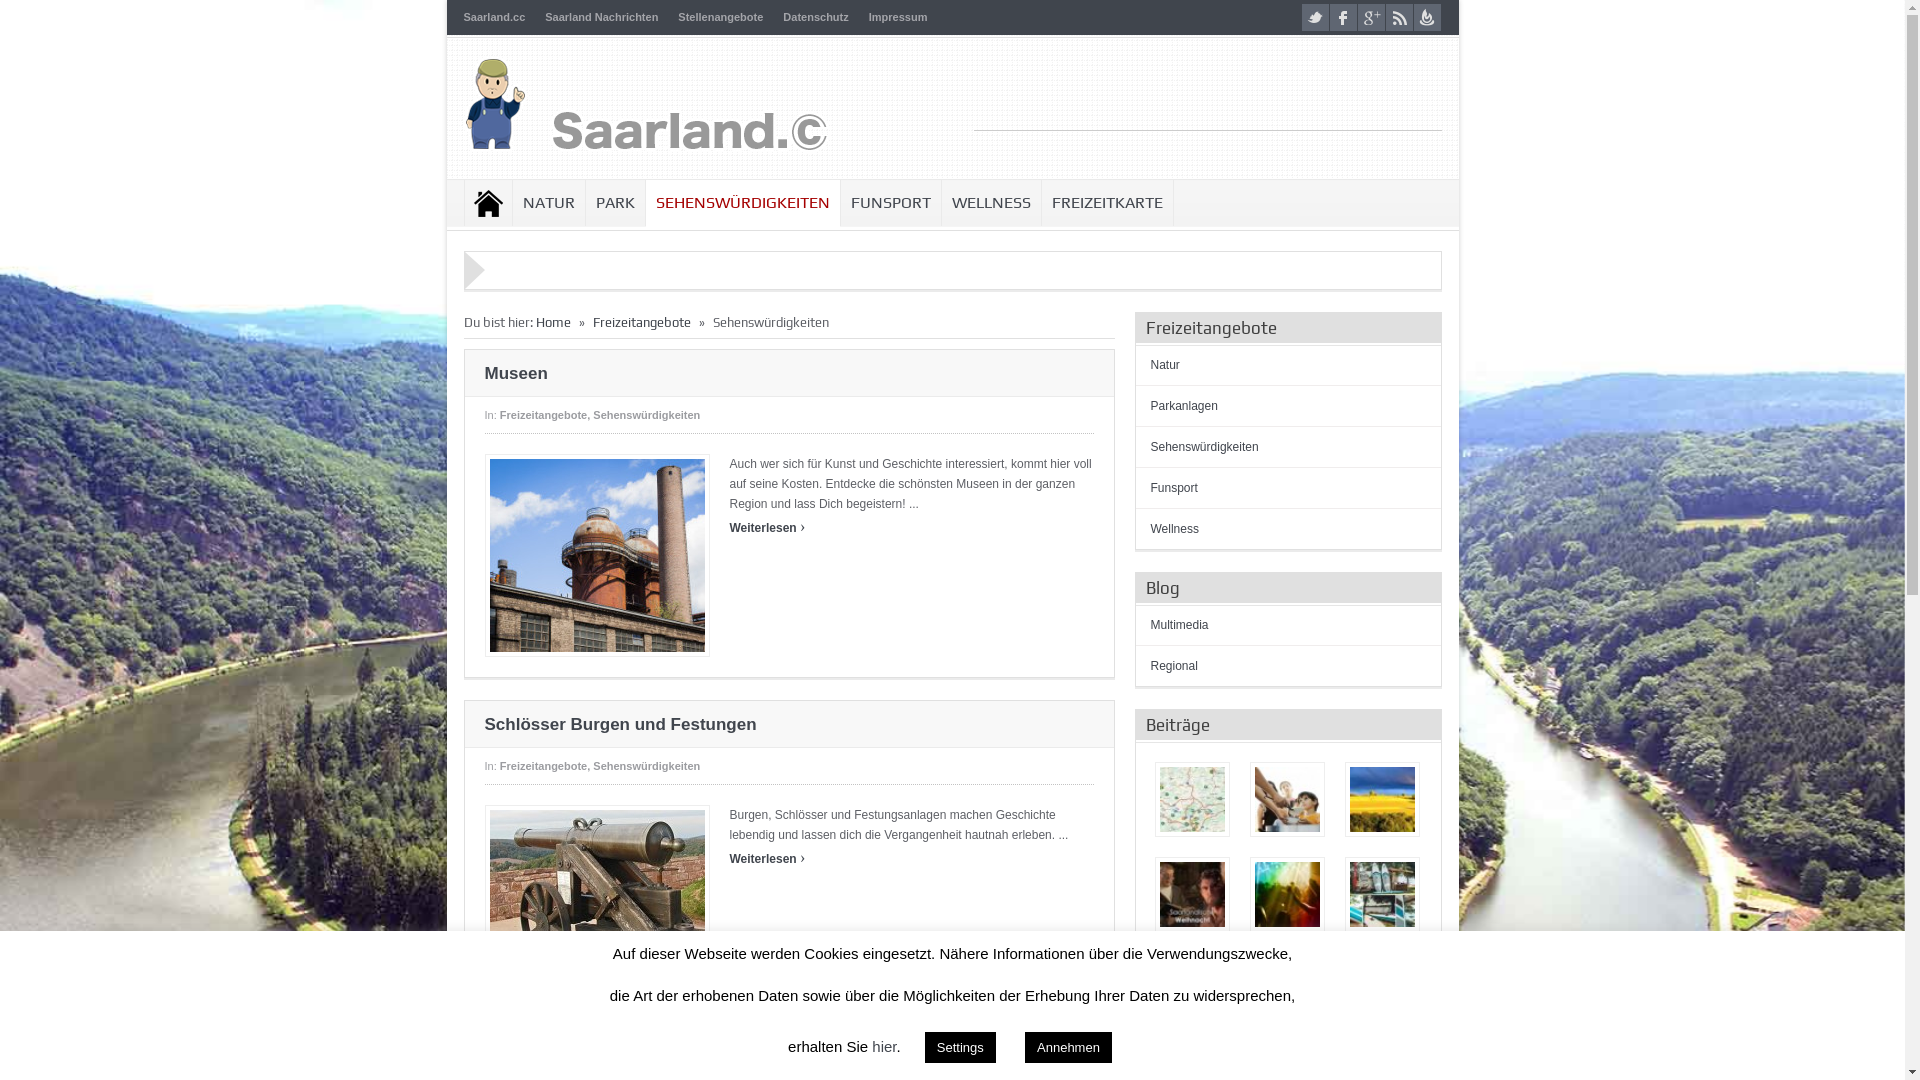 The image size is (1920, 1080). I want to click on 'Wellness', so click(1174, 527).